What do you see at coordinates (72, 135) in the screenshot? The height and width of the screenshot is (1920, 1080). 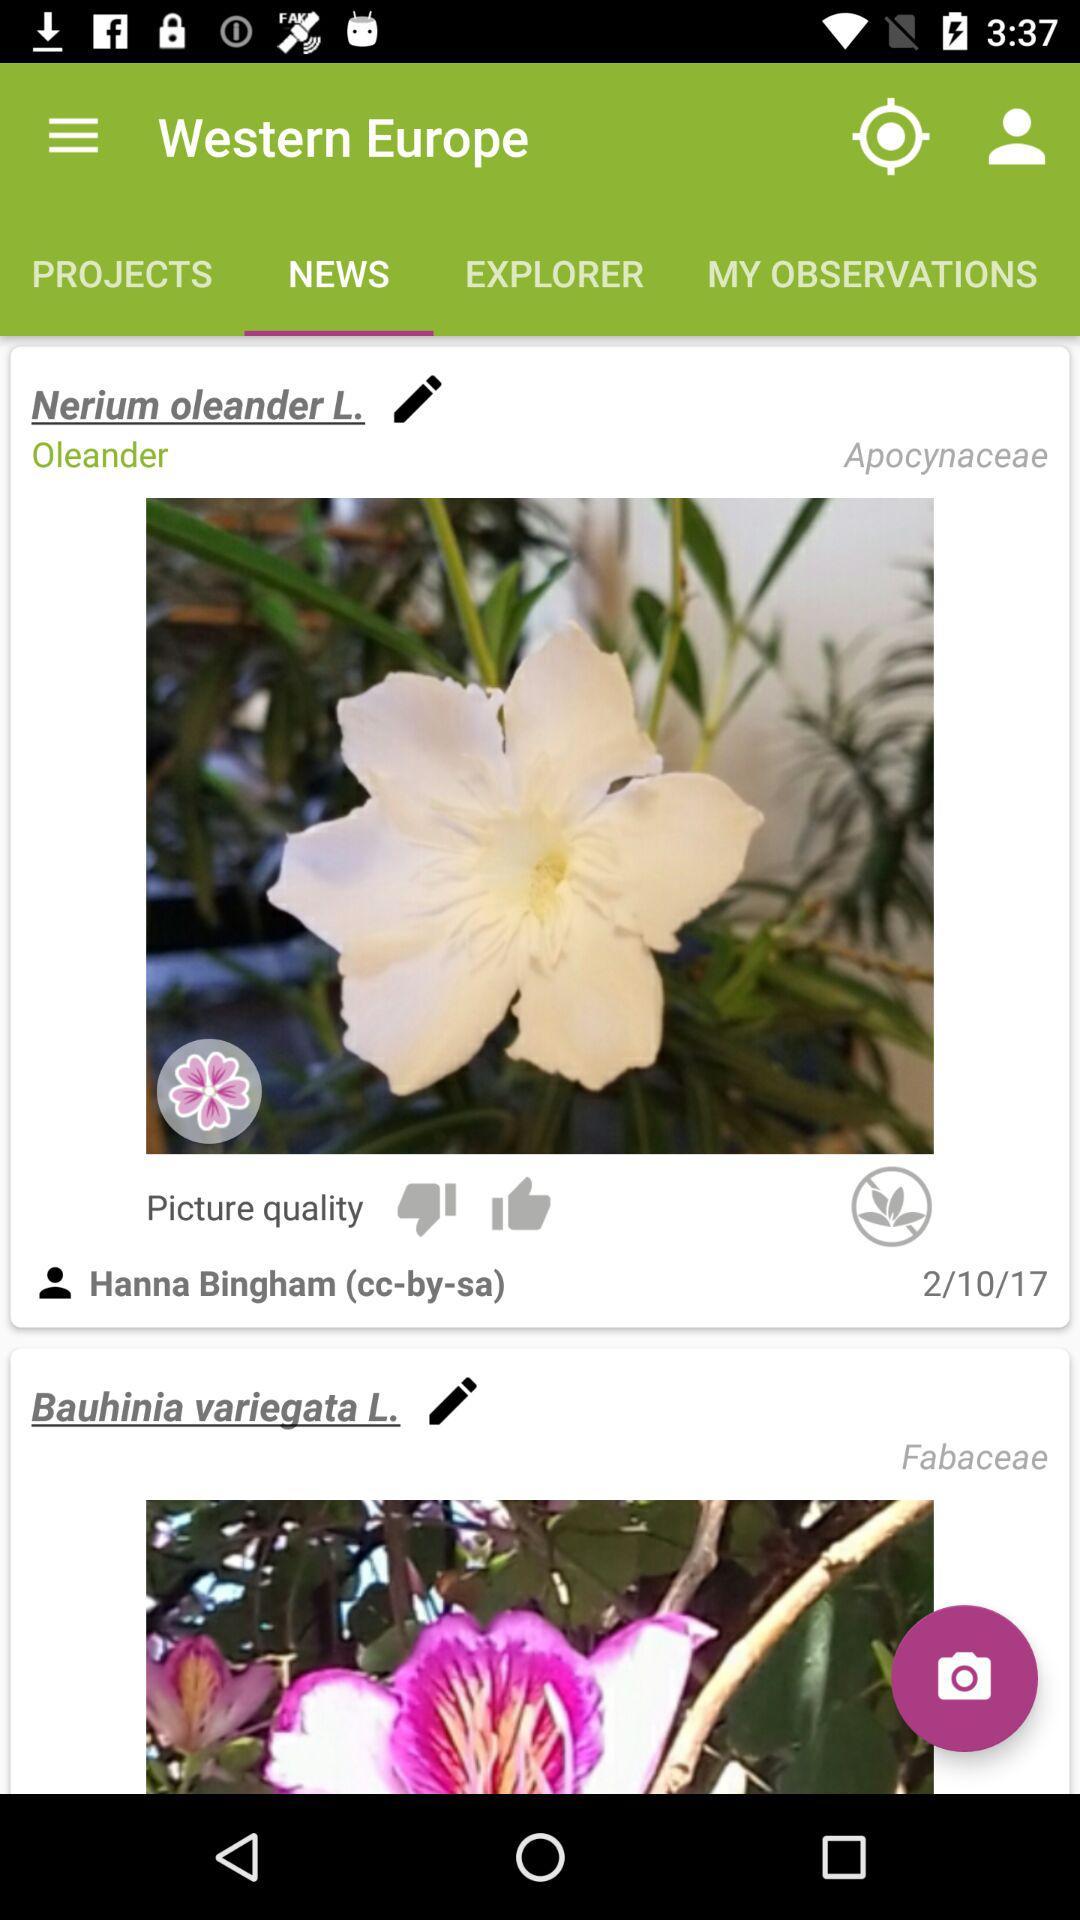 I see `the icon next to the western europe app` at bounding box center [72, 135].